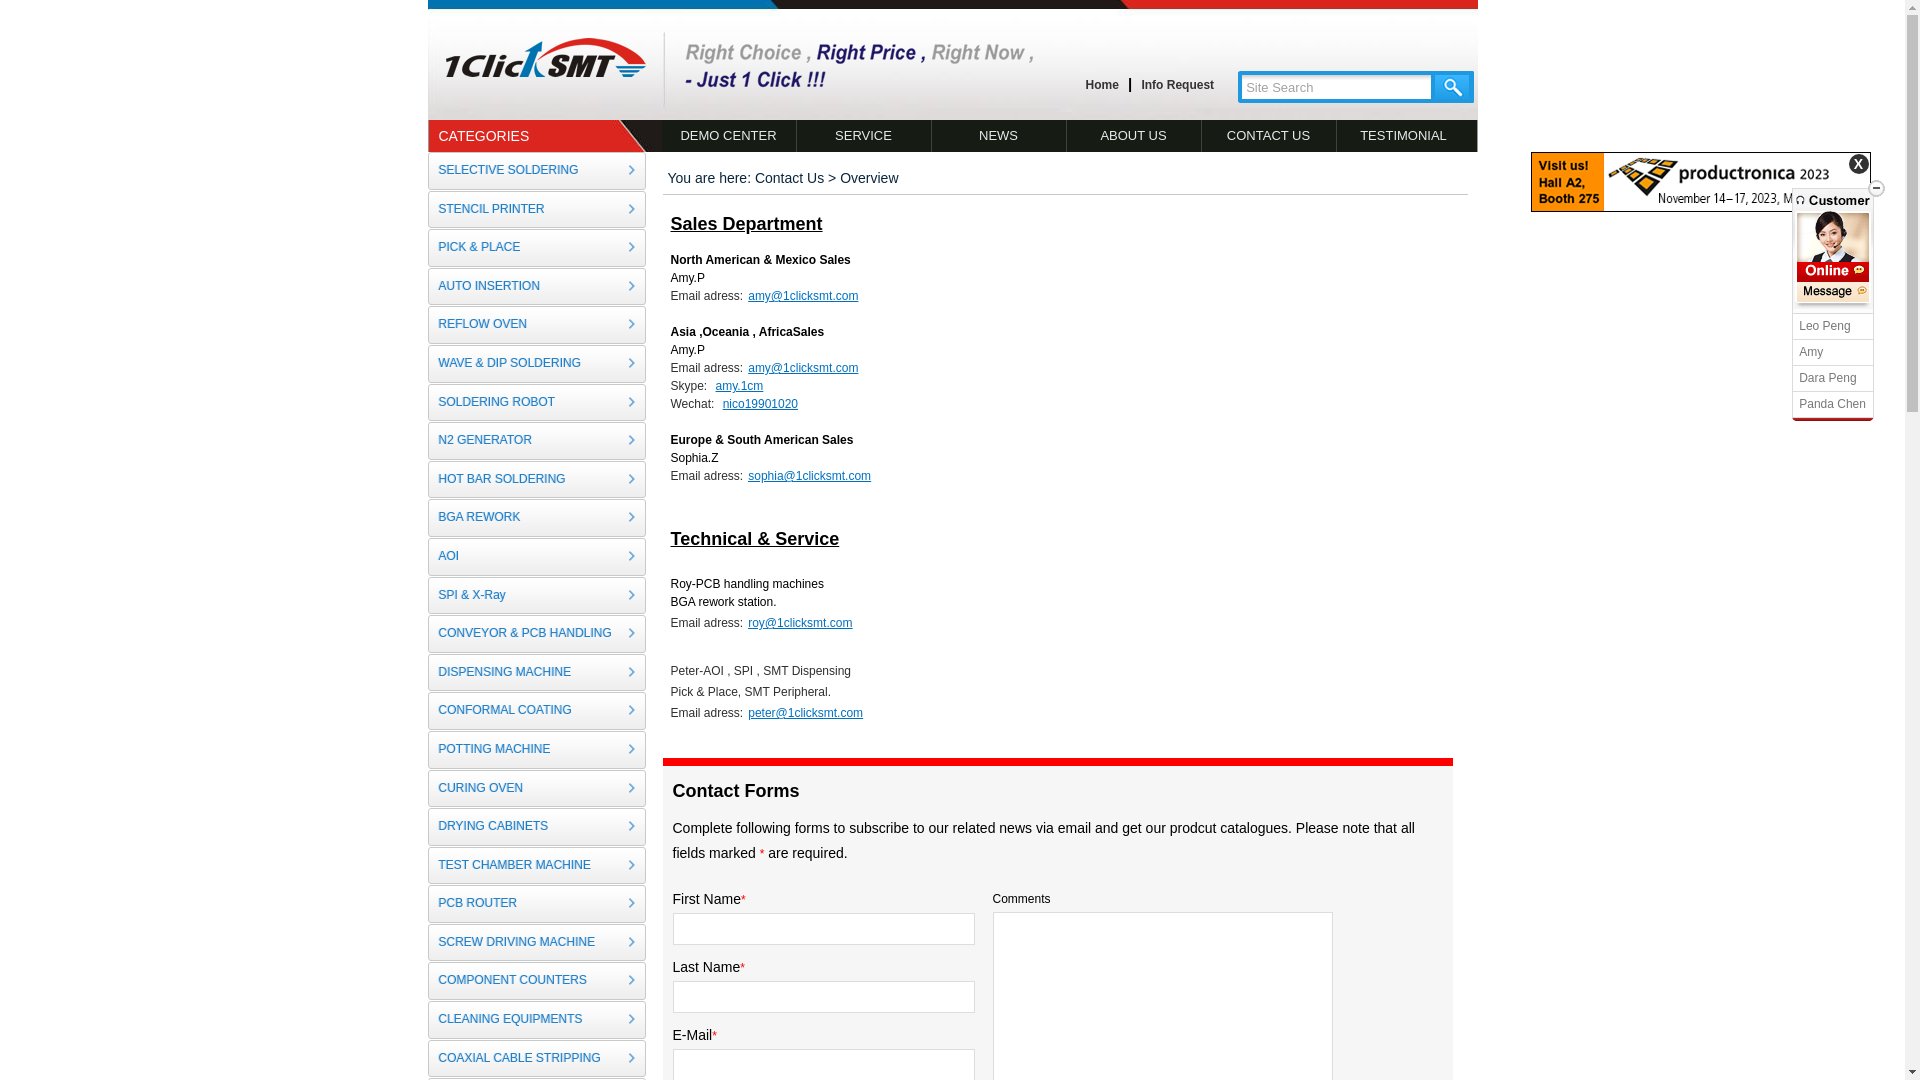 The image size is (1920, 1080). Describe the element at coordinates (537, 979) in the screenshot. I see `'COMPONENT COUNTERS'` at that location.